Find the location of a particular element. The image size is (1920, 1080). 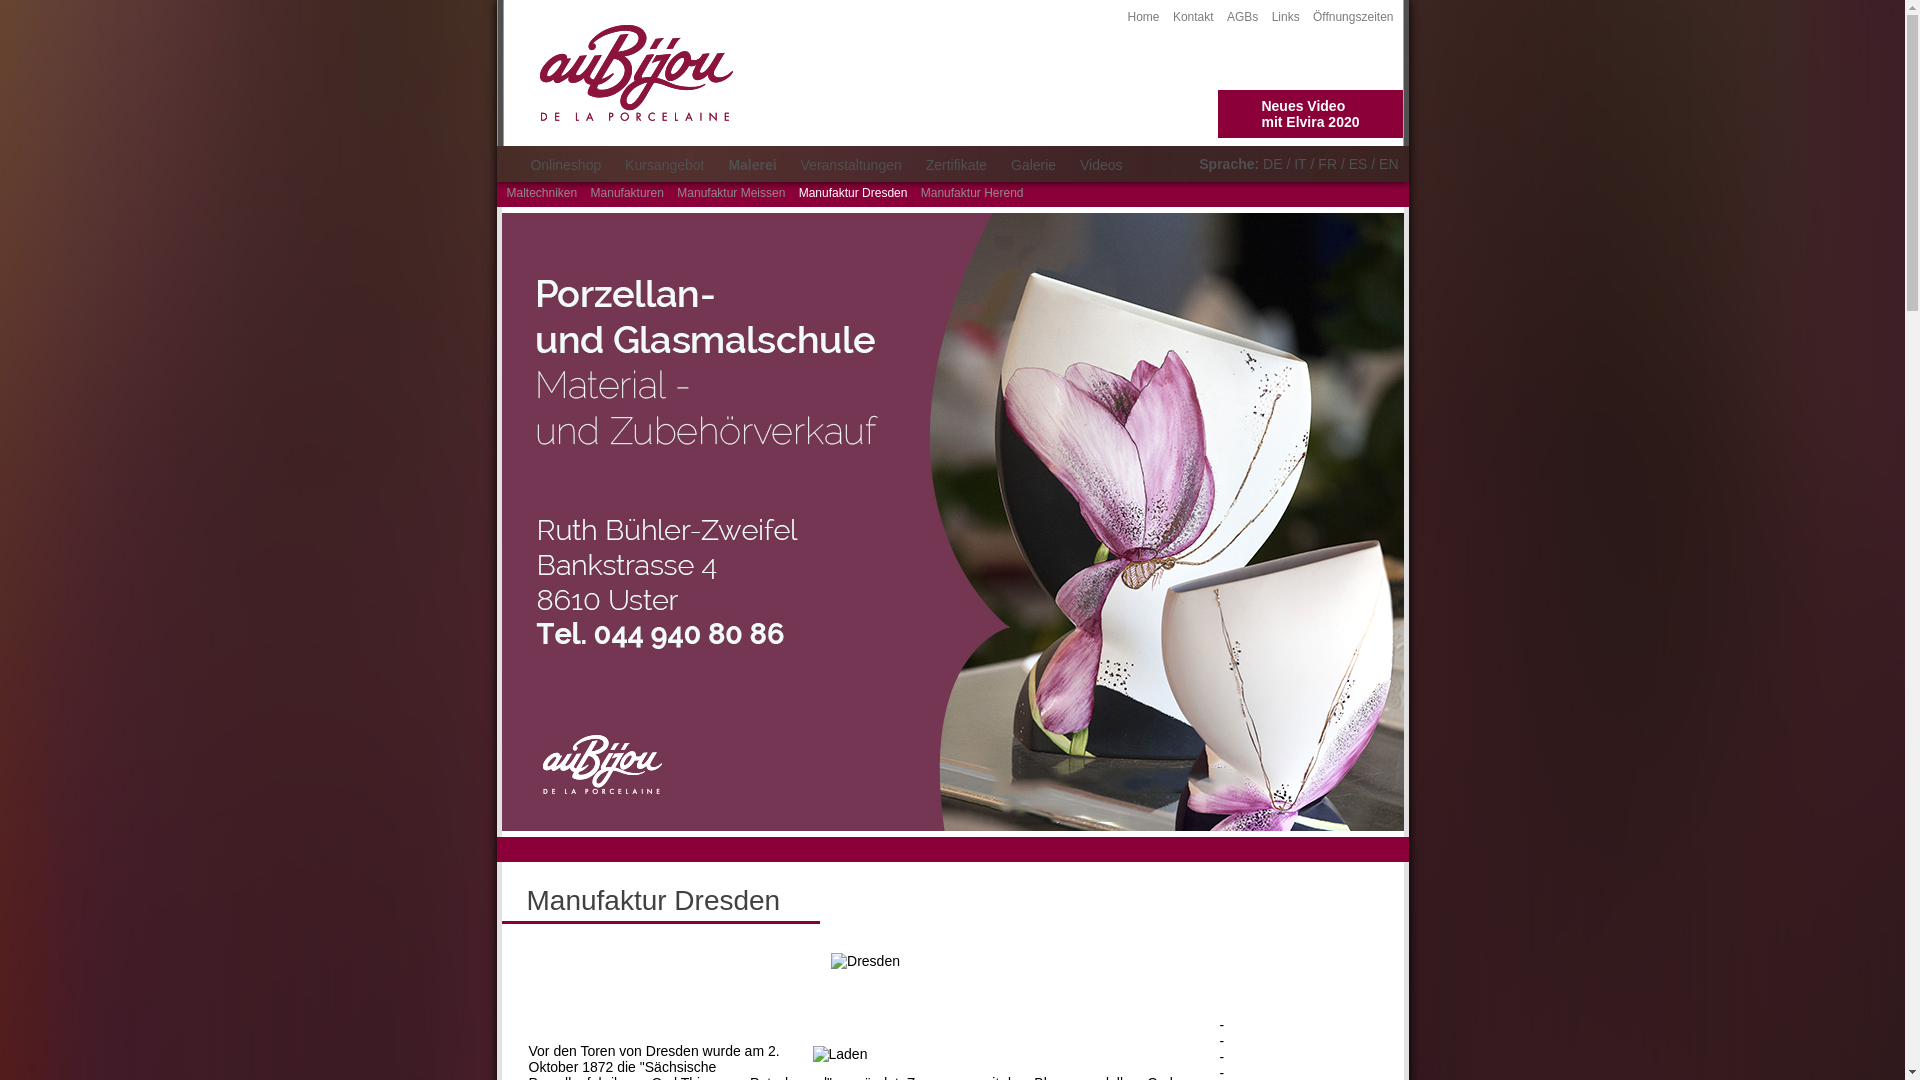

'Dresden' is located at coordinates (865, 959).